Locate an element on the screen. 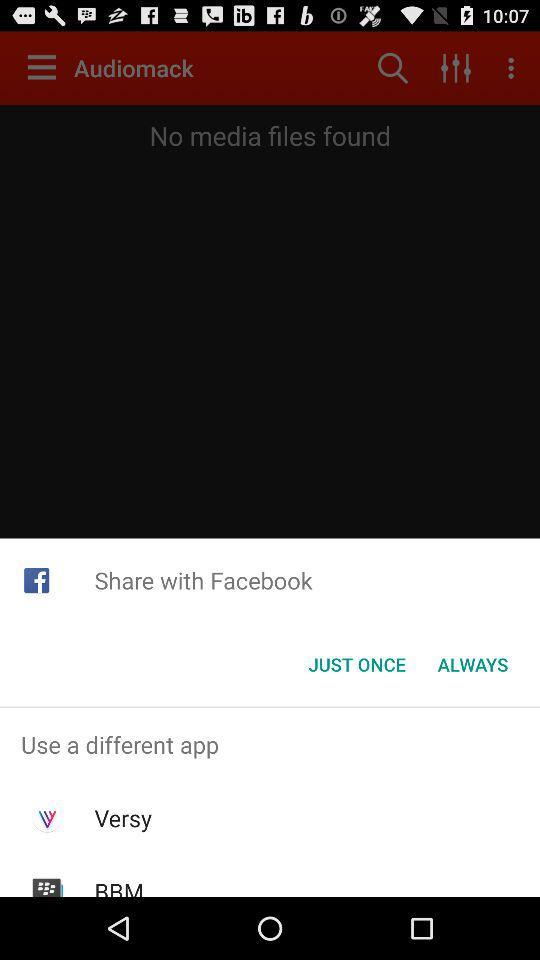 The image size is (540, 960). bbm item is located at coordinates (119, 885).